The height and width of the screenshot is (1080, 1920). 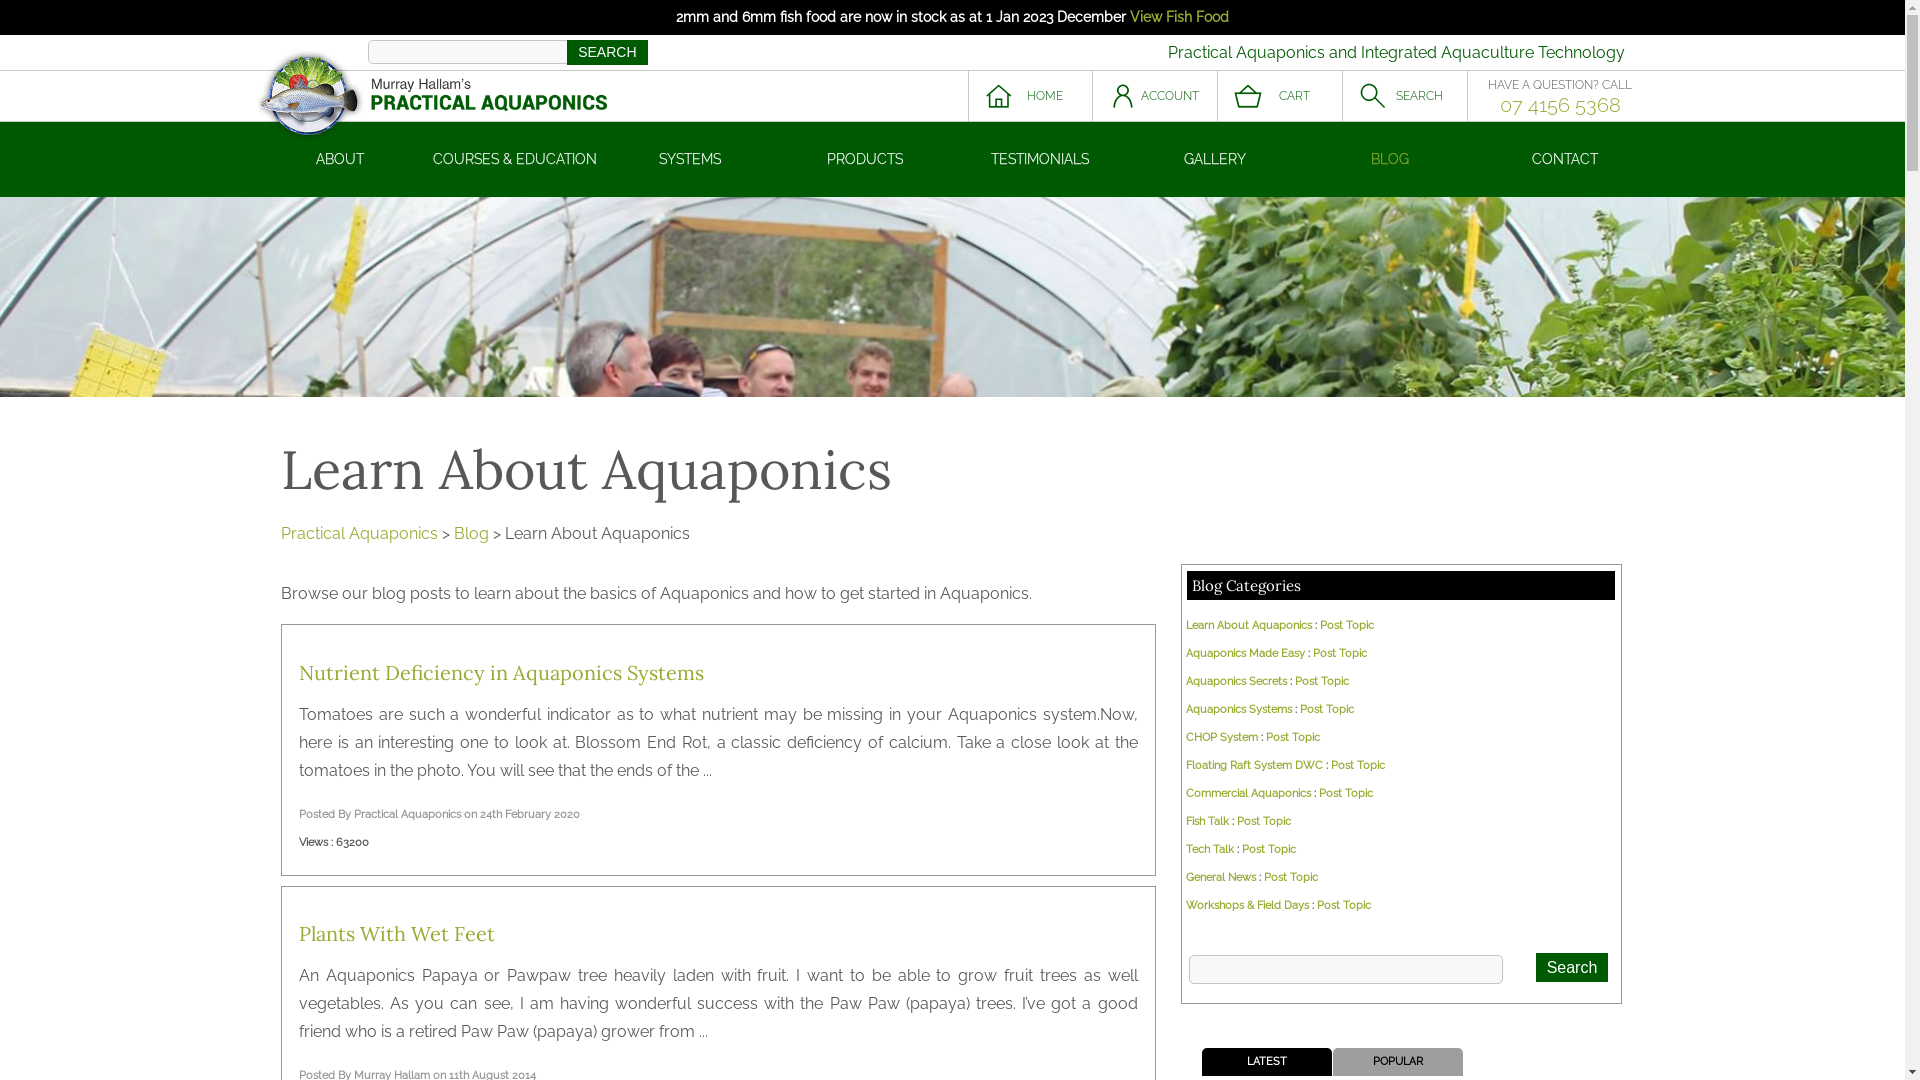 I want to click on 'Post Topic', so click(x=1295, y=680).